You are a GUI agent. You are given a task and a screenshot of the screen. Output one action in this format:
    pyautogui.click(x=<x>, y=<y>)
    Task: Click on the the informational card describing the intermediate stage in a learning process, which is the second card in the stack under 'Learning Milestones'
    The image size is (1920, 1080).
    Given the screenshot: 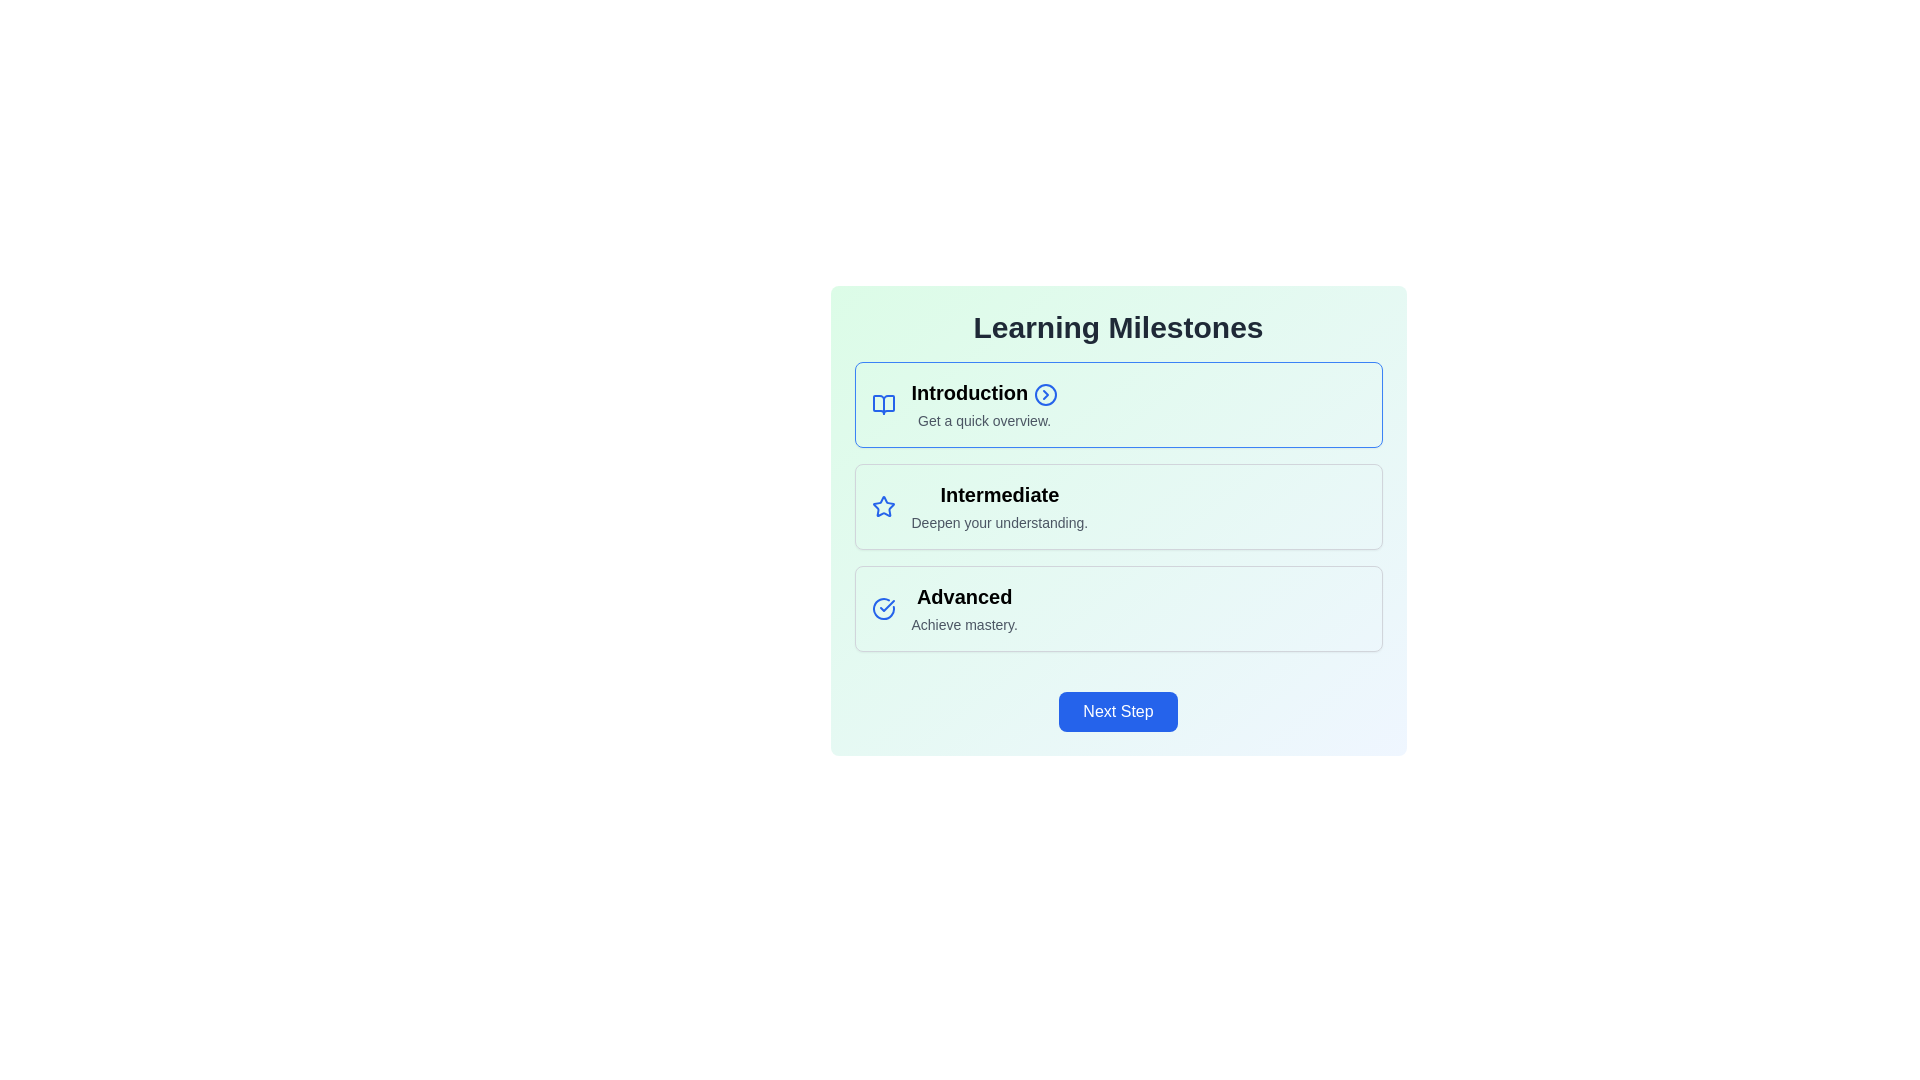 What is the action you would take?
    pyautogui.click(x=1117, y=519)
    